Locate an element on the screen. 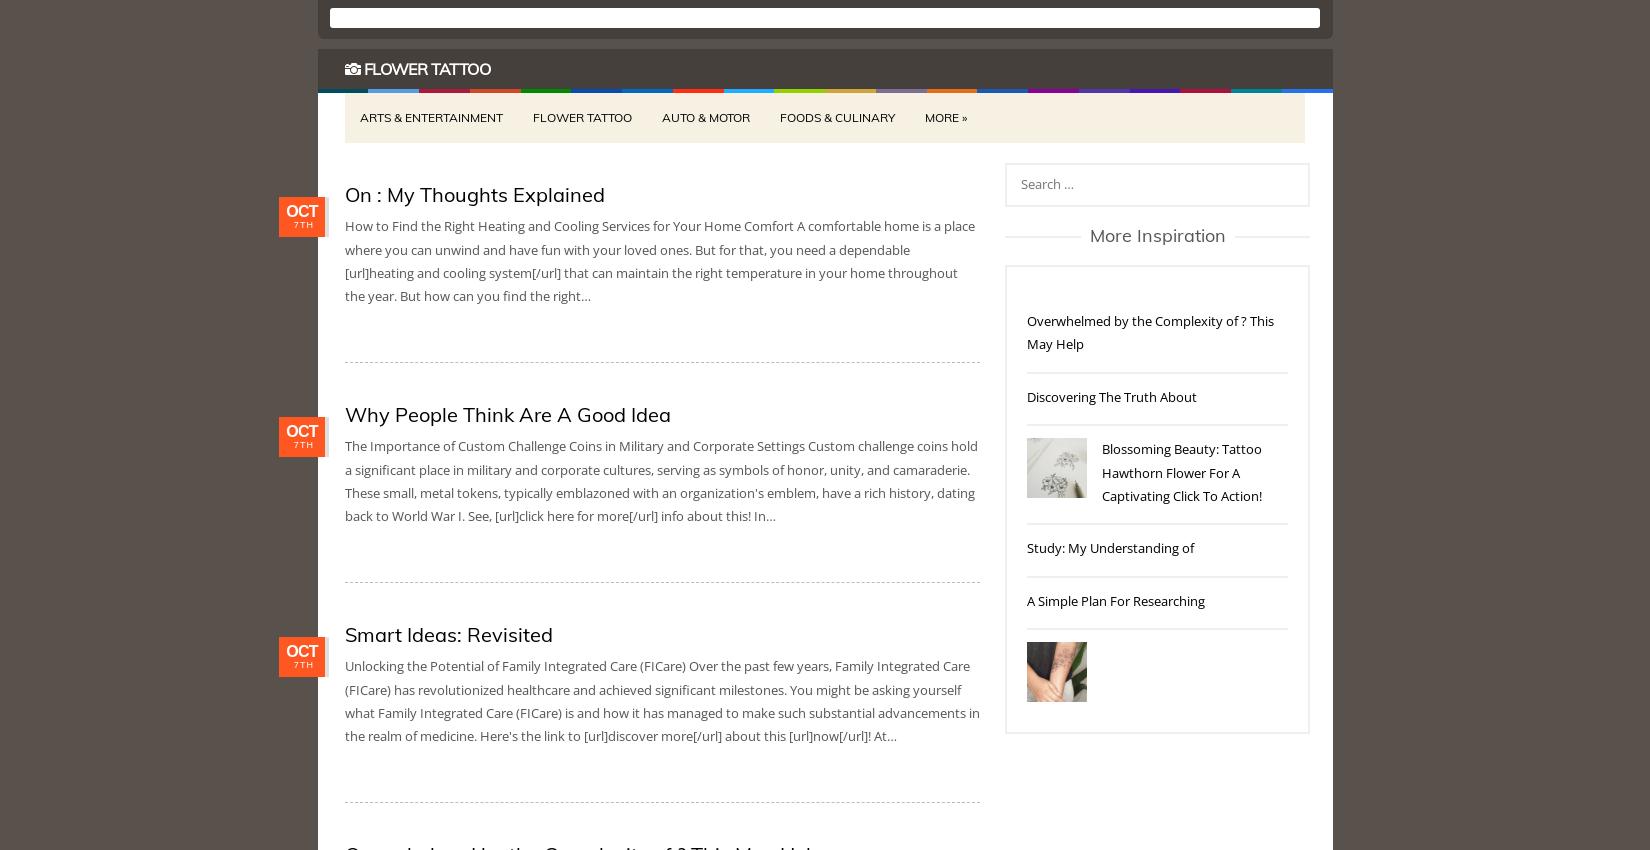 This screenshot has width=1650, height=850. 'Unlocking the Potential of Family Integrated Care (FICare) Over the past few years, Family Integrated Care (FICare) has revolutionized healthcare and achieved significant milestones. You might be asking yourself what Family Integrated Care (FICare) is and how it has managed to make such substantial advancements in the realm of medicine. Here's the link to [url]discover more[/url] about this [url]now[/url]! At…' is located at coordinates (661, 699).